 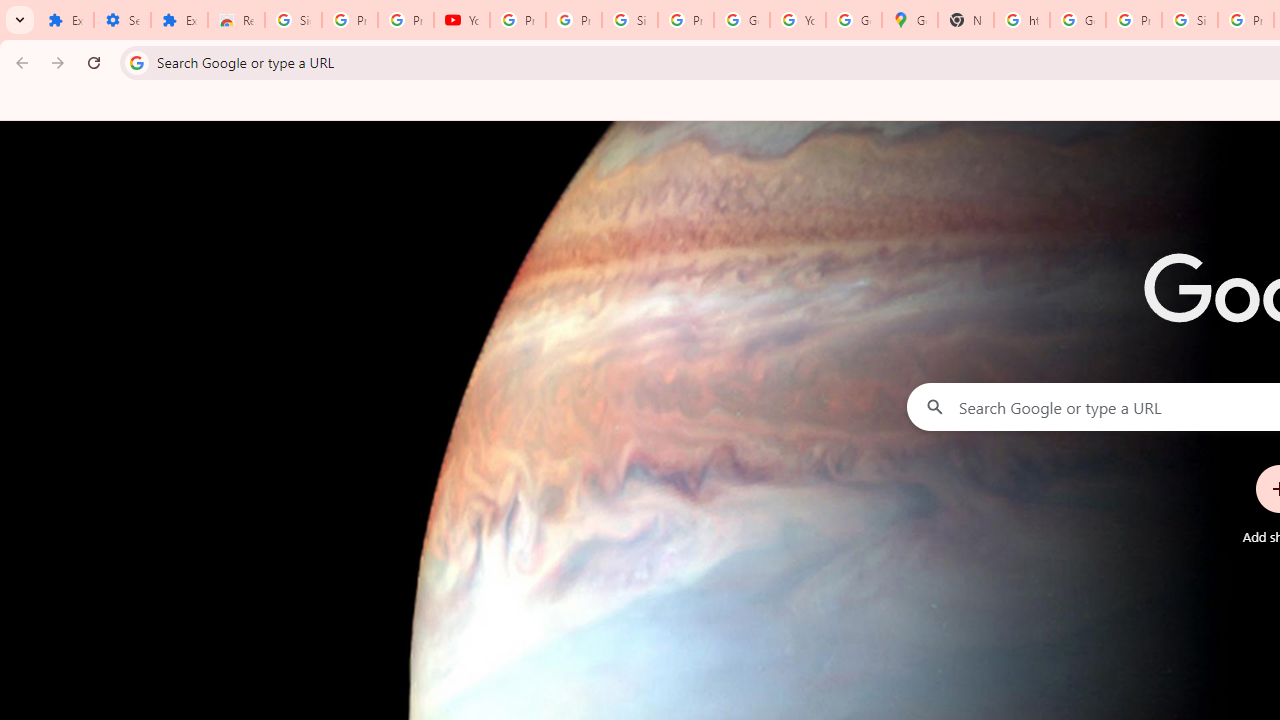 I want to click on 'New Tab', so click(x=966, y=20).